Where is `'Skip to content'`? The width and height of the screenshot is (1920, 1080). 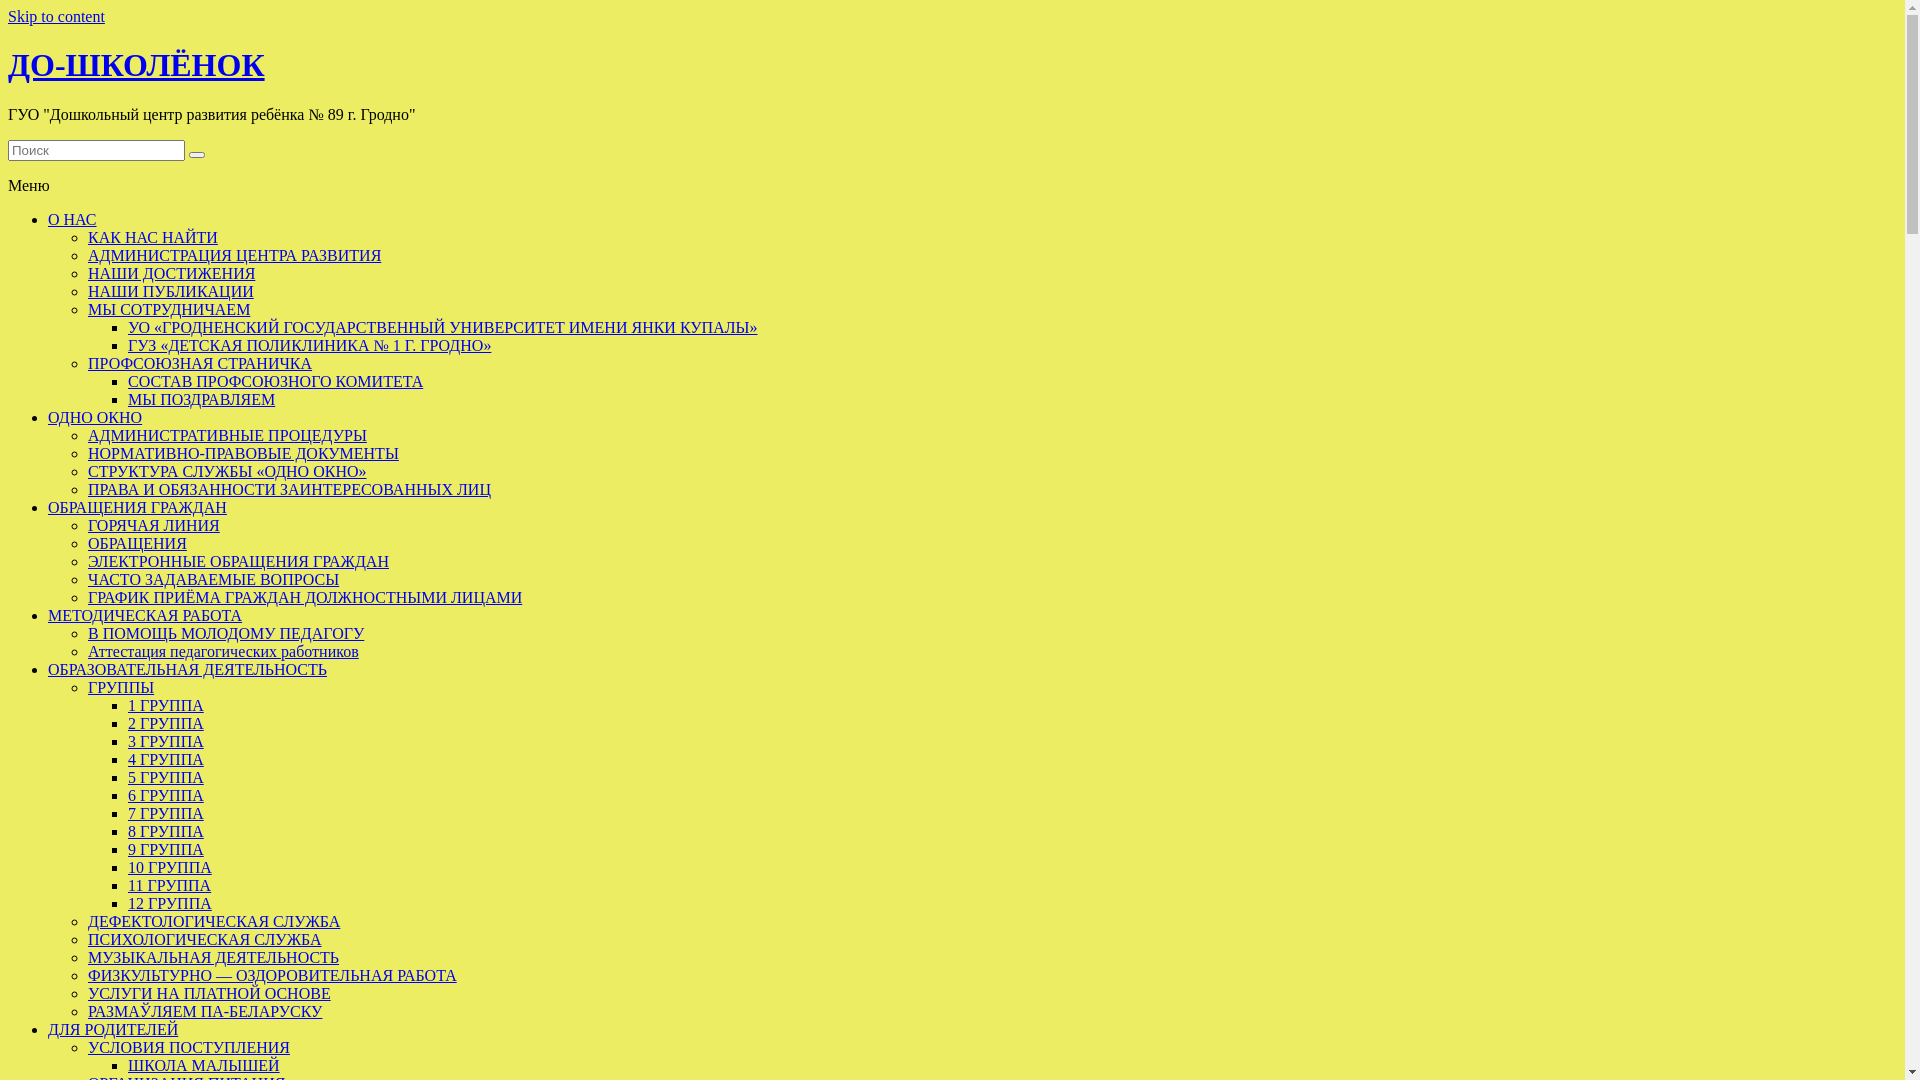
'Skip to content' is located at coordinates (56, 16).